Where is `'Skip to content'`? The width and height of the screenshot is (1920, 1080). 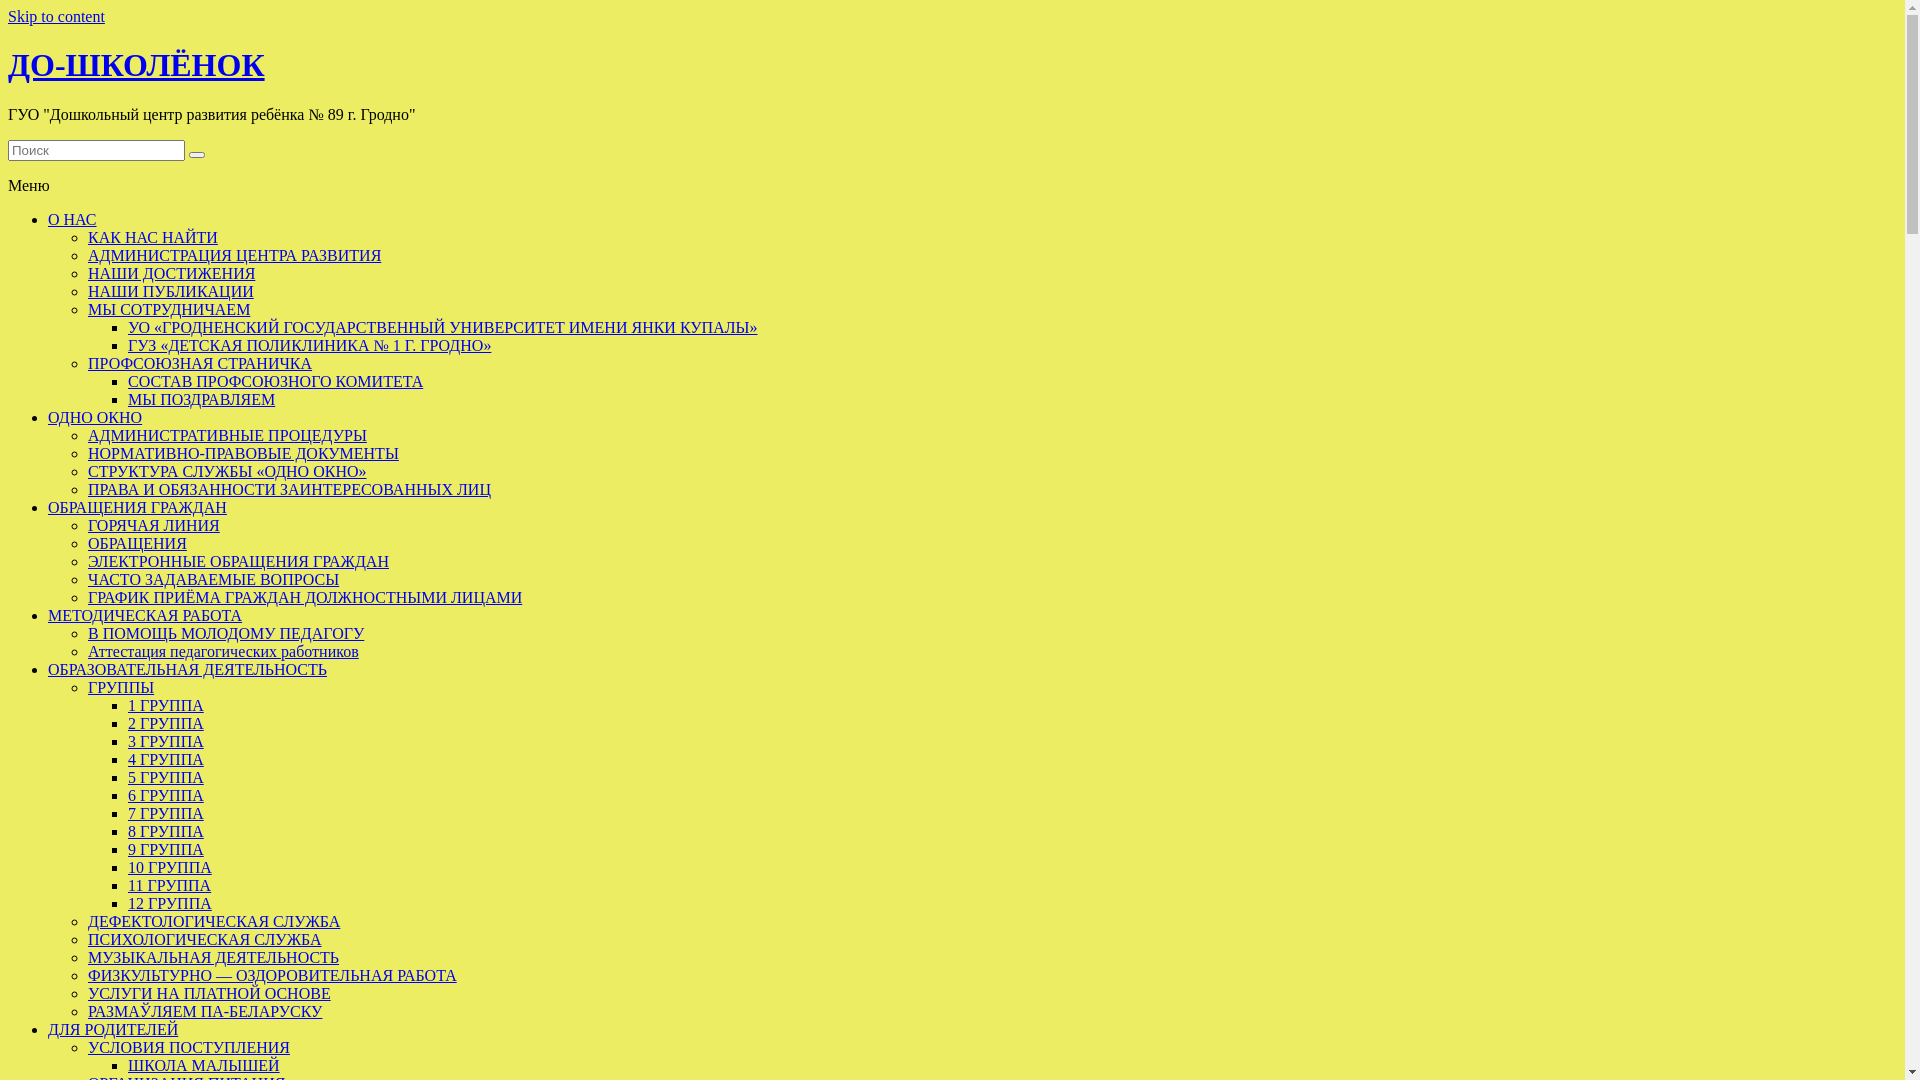
'Skip to content' is located at coordinates (56, 16).